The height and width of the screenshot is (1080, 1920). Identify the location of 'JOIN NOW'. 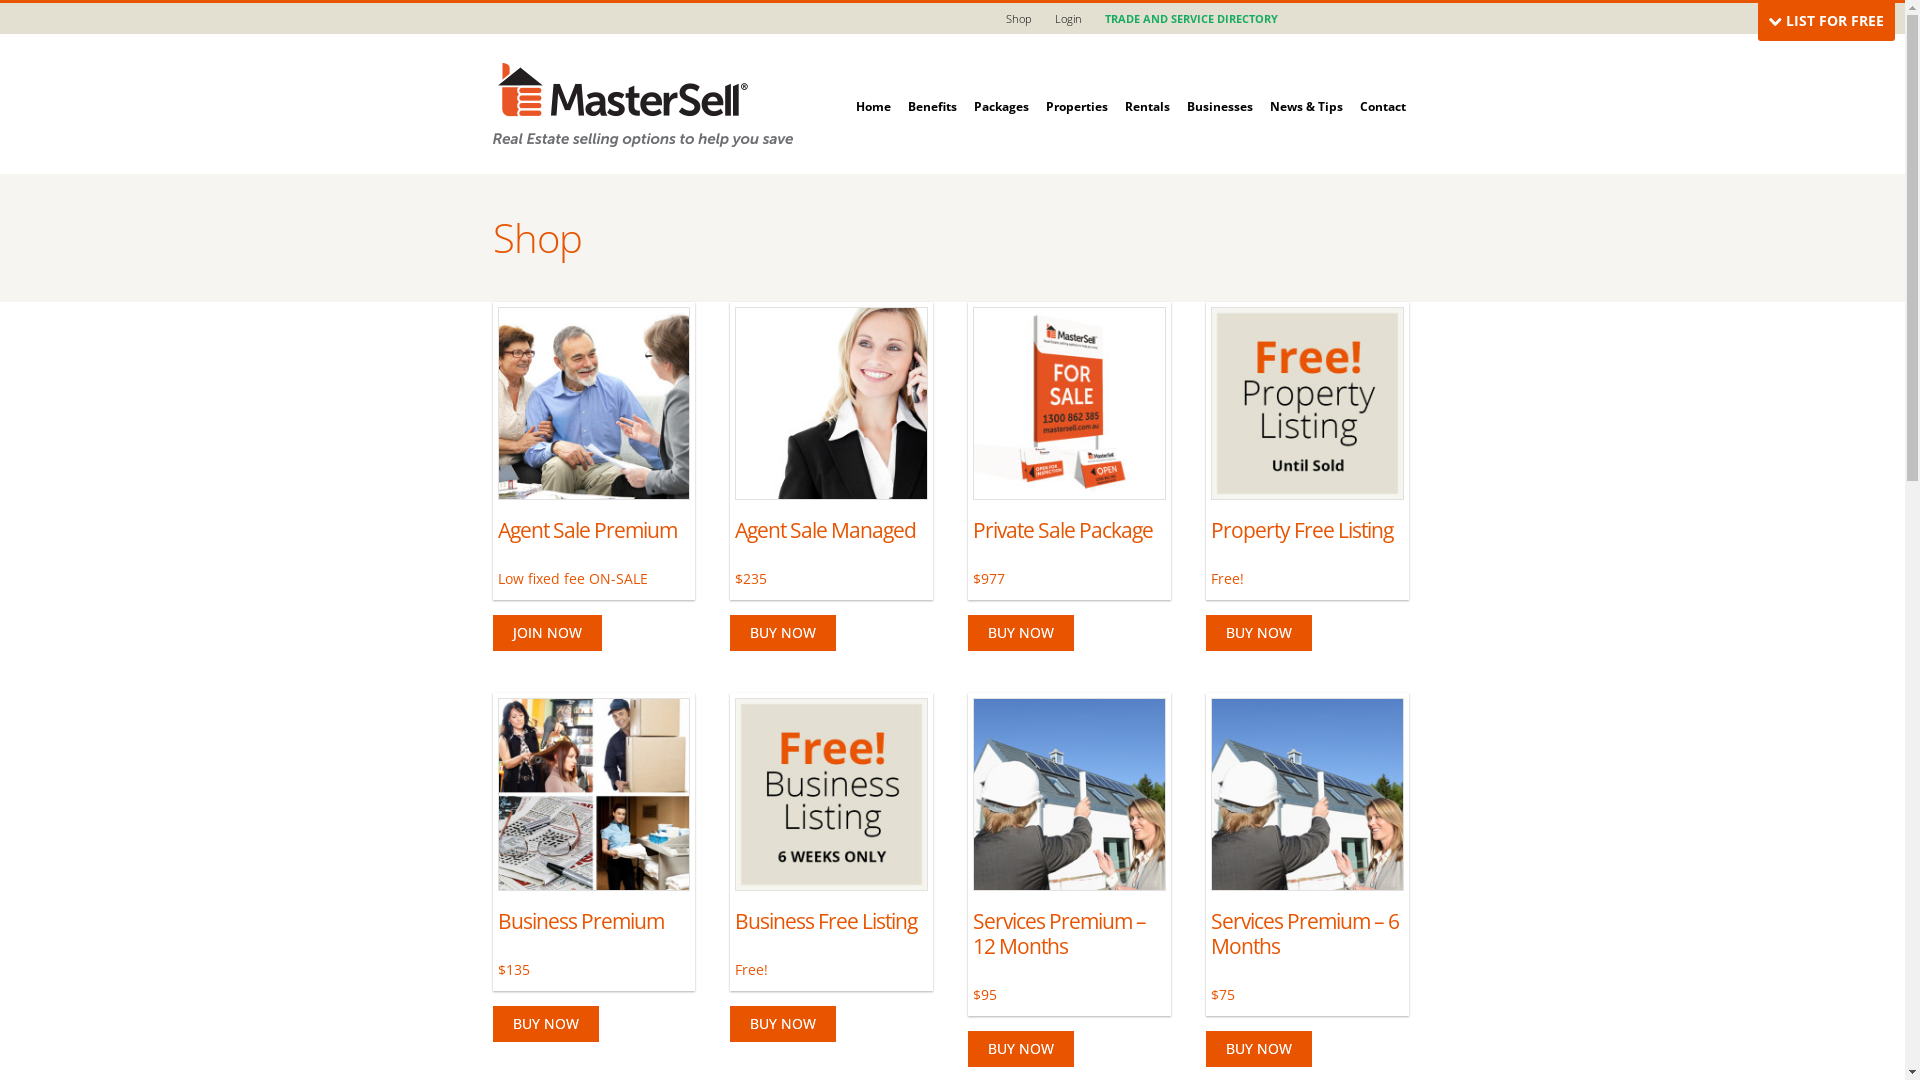
(546, 632).